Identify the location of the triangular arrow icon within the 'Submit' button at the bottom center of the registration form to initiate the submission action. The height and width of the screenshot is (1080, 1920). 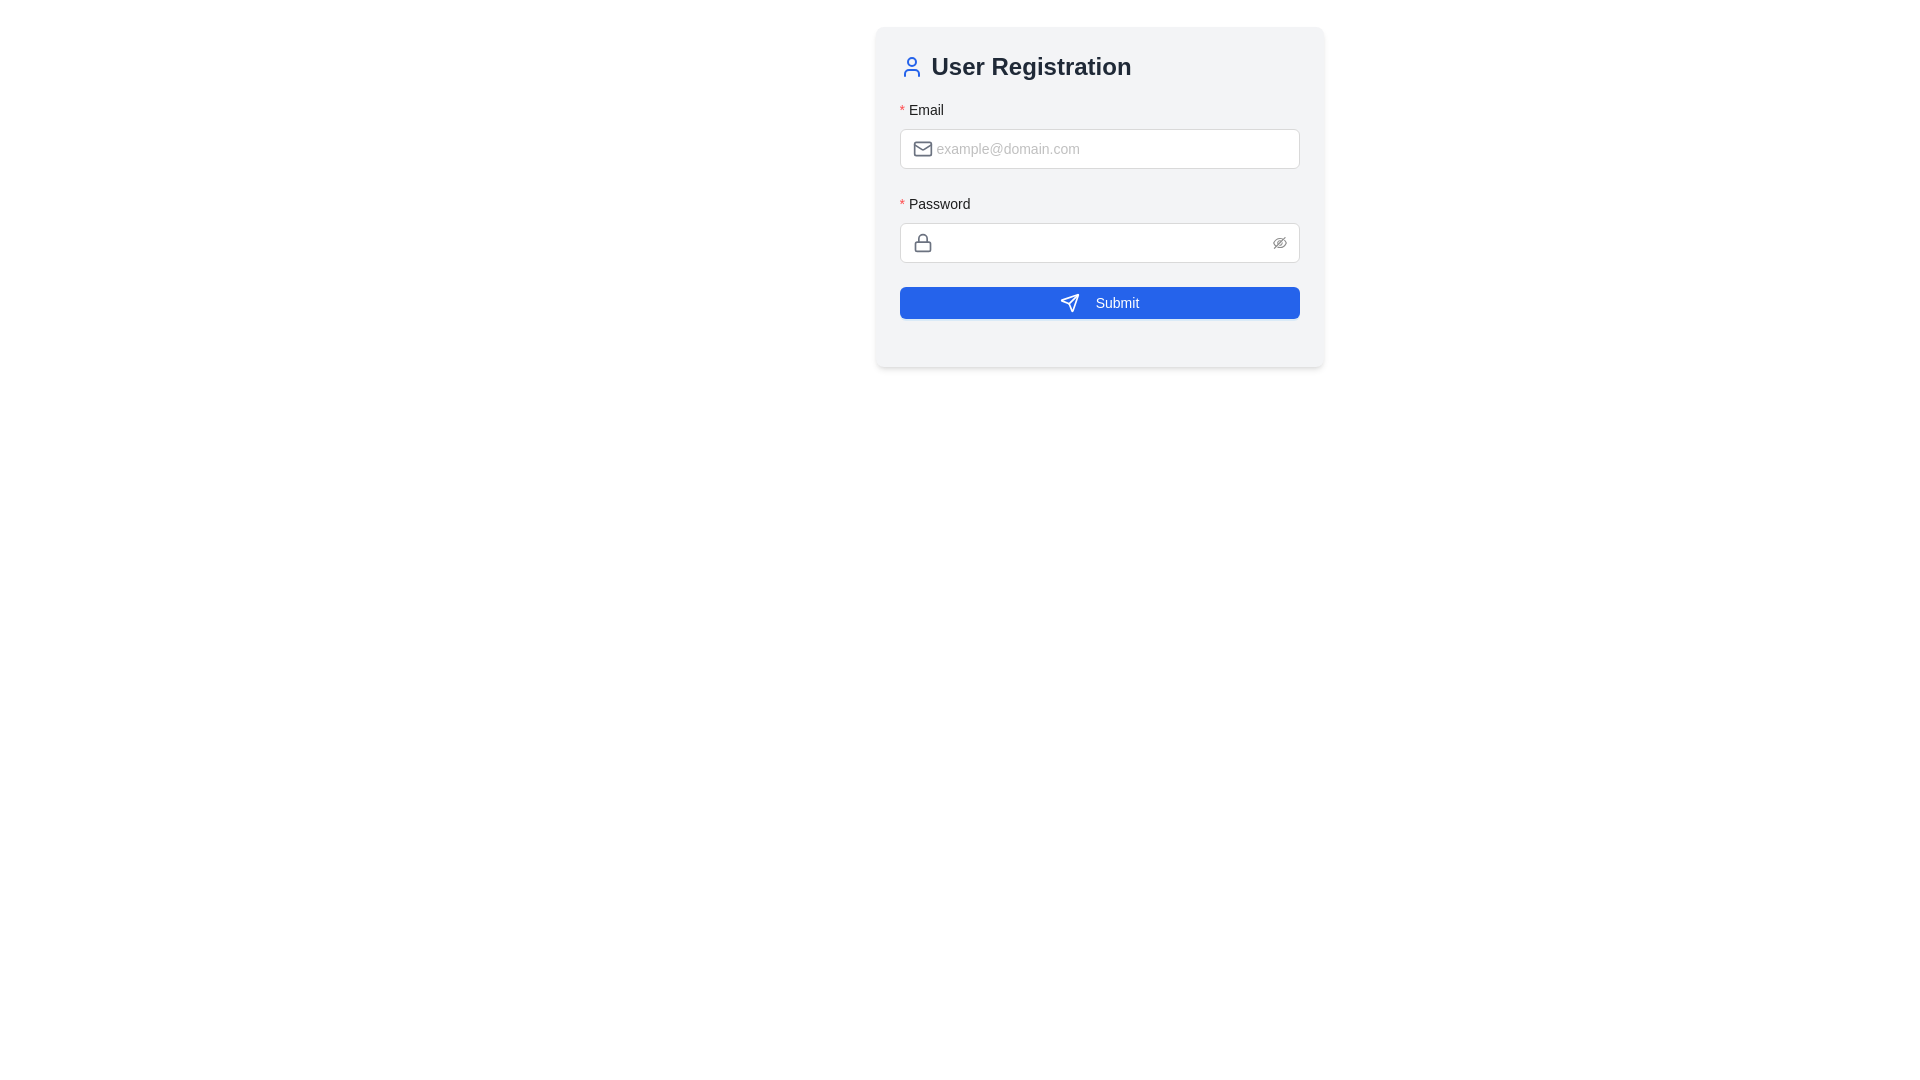
(1068, 303).